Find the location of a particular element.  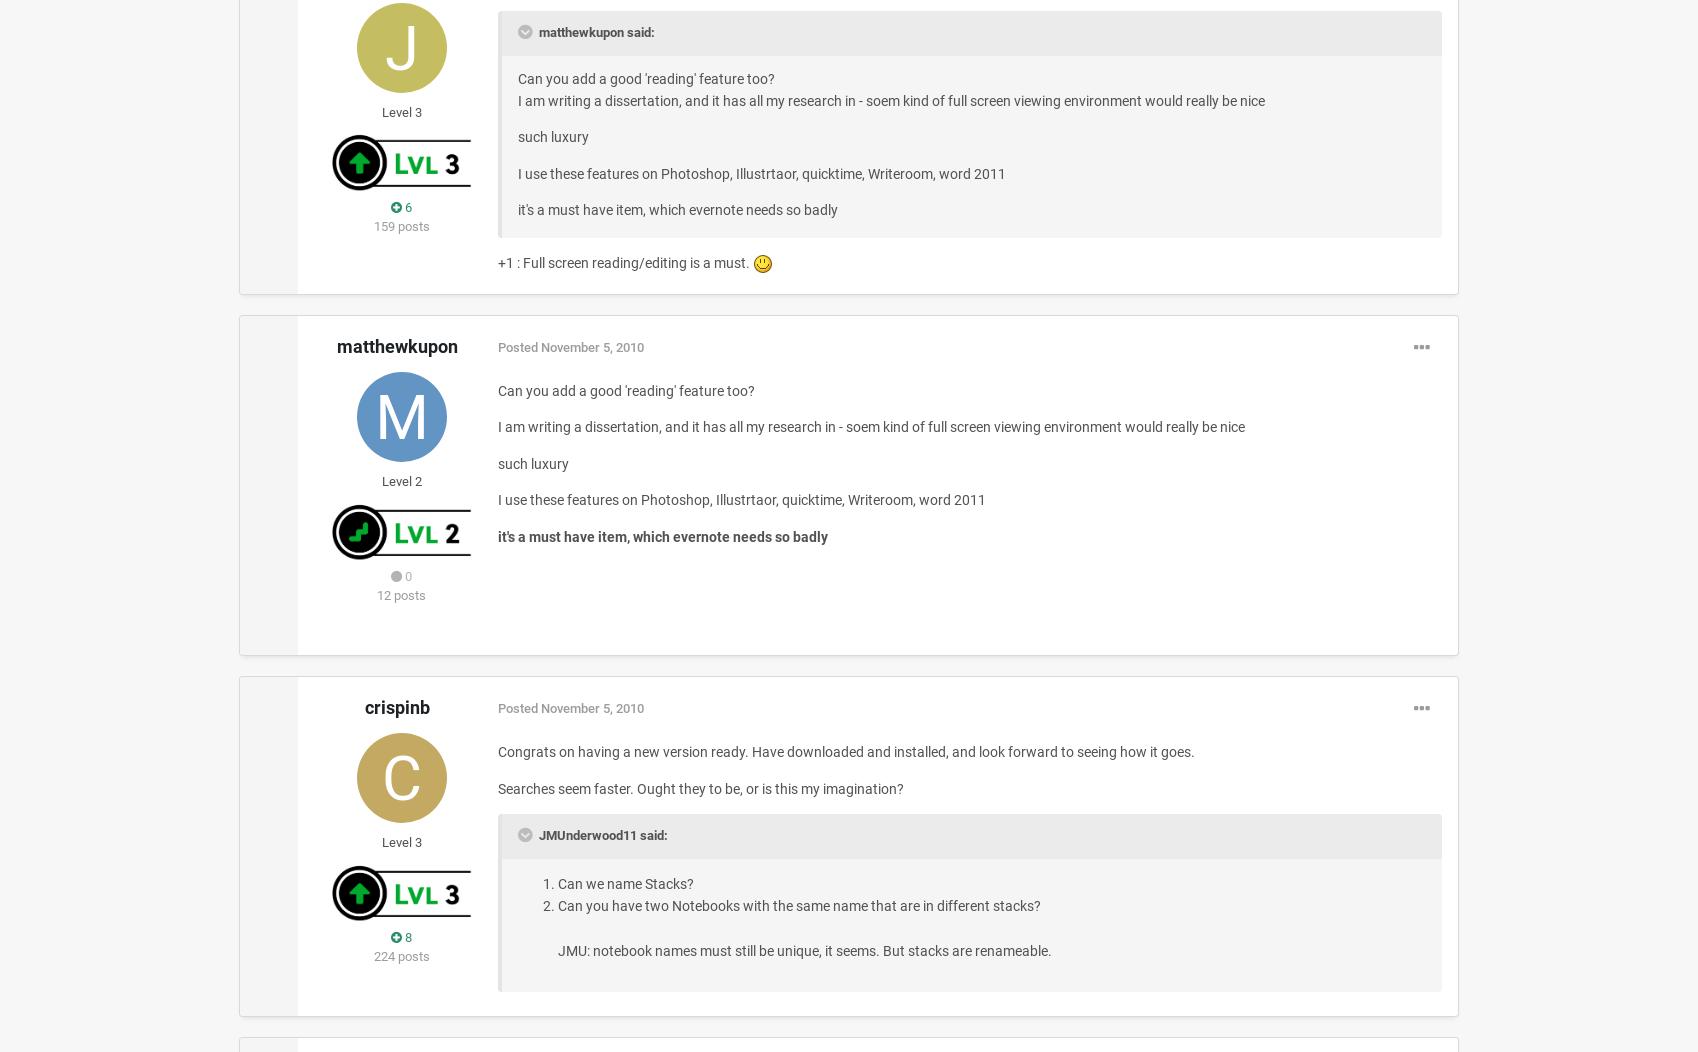

'matthewkupon said:' is located at coordinates (594, 31).